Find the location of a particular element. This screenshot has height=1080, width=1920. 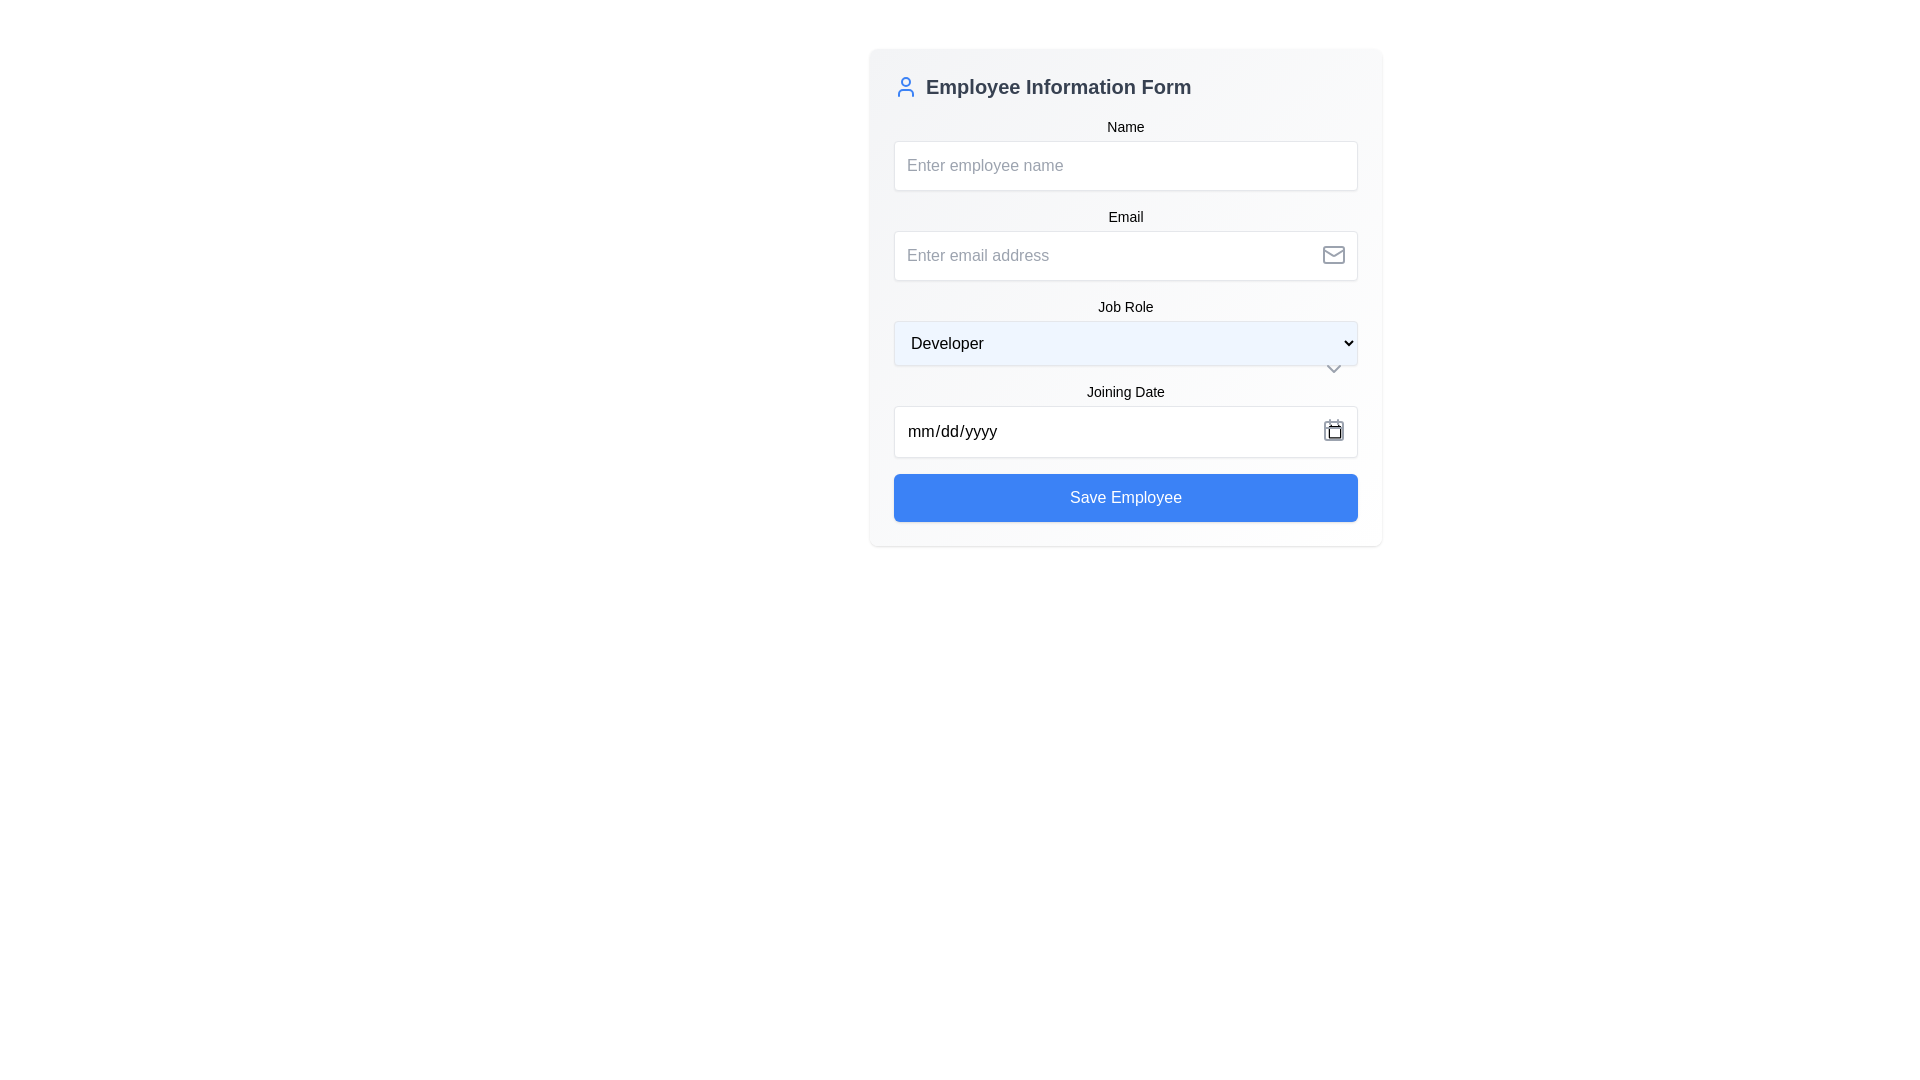

the downward-pointing gray chevron icon located at the right edge of the 'Job Role' selector field labeled 'Developer' is located at coordinates (1334, 369).